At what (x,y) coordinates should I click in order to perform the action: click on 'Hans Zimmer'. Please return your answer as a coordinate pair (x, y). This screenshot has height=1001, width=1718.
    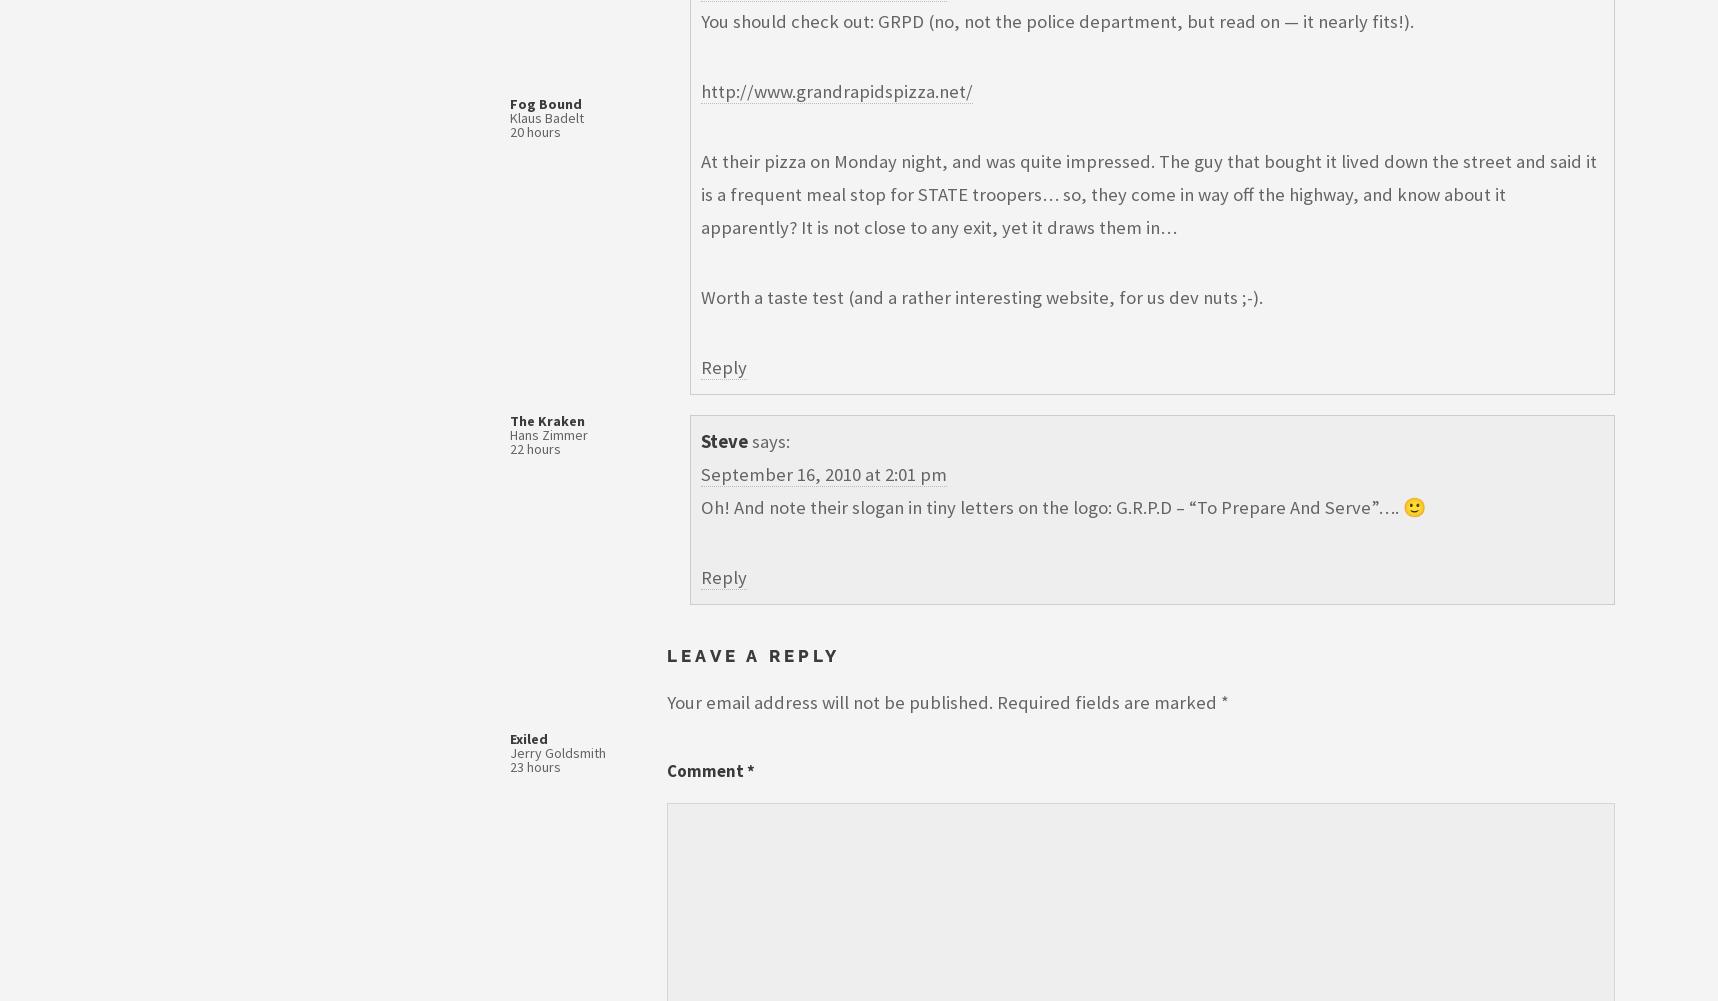
    Looking at the image, I should click on (548, 435).